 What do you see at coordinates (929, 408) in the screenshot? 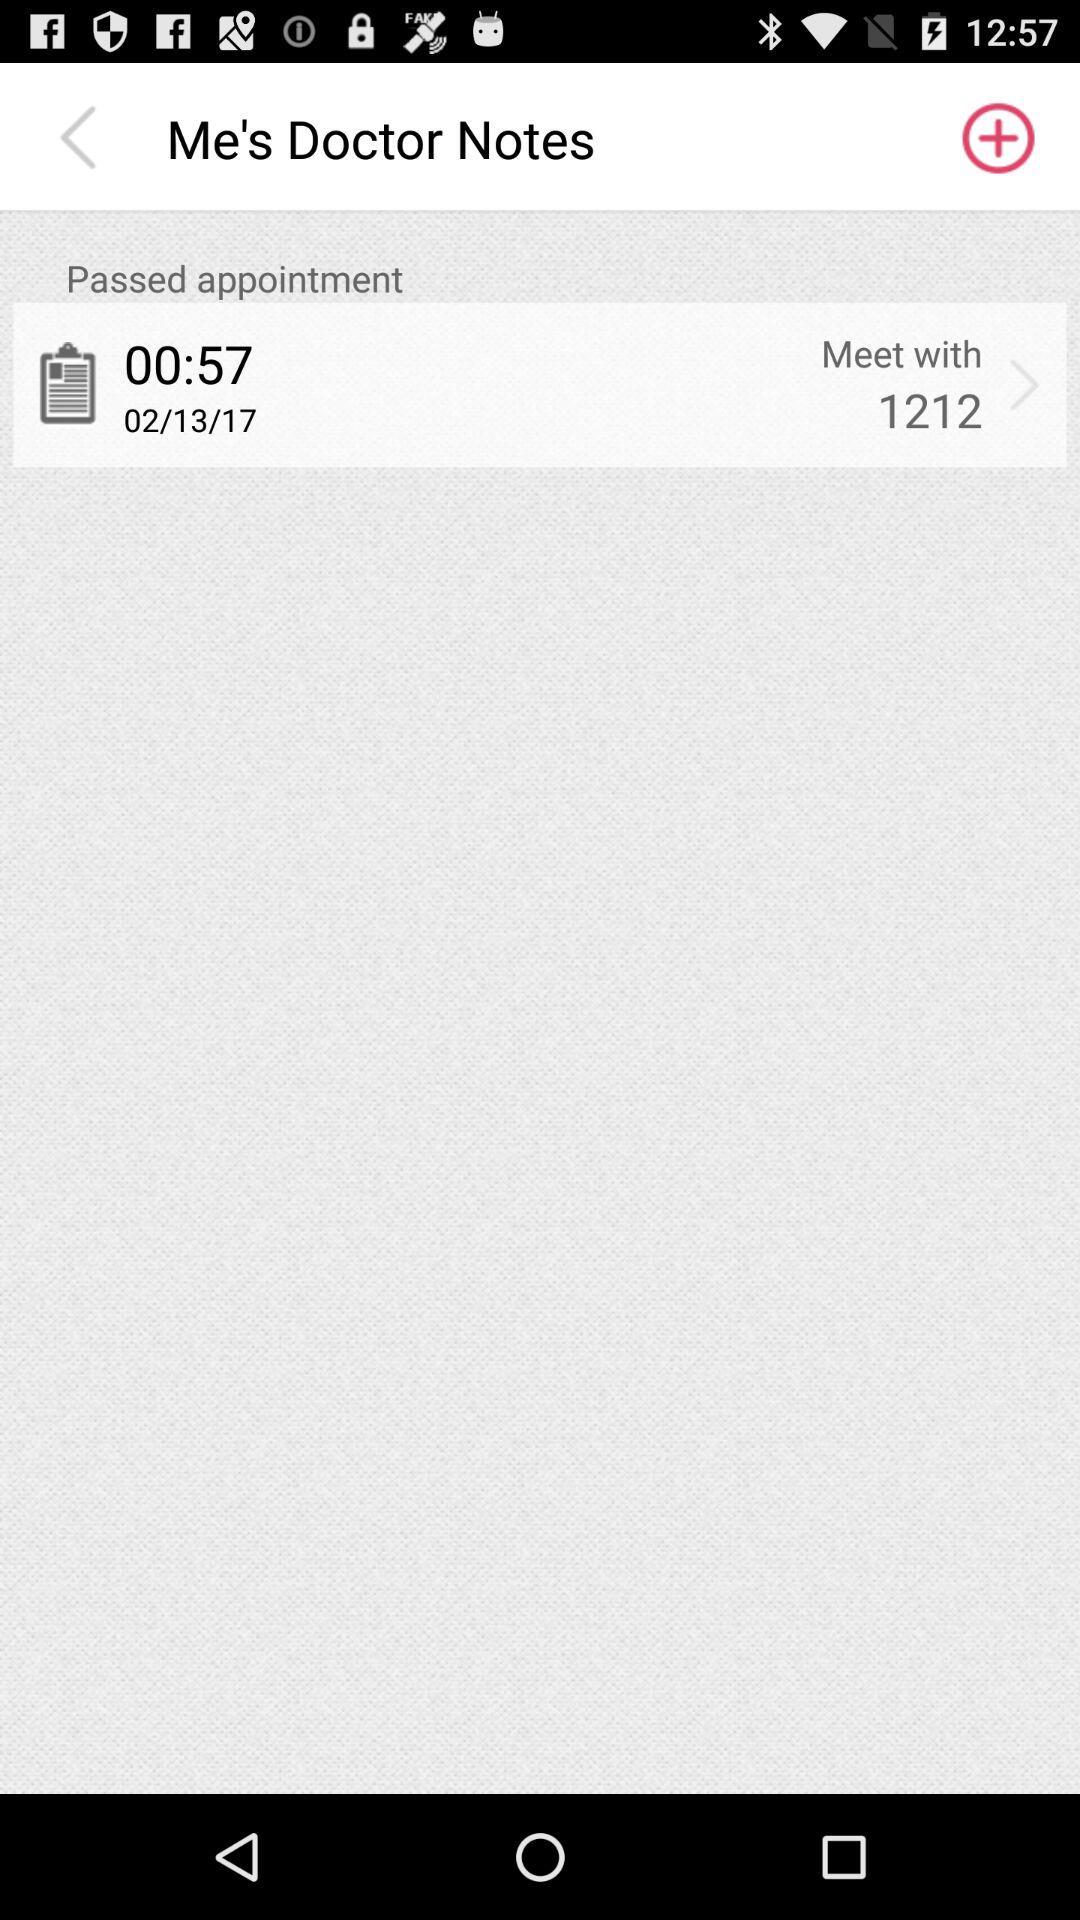
I see `1212` at bounding box center [929, 408].